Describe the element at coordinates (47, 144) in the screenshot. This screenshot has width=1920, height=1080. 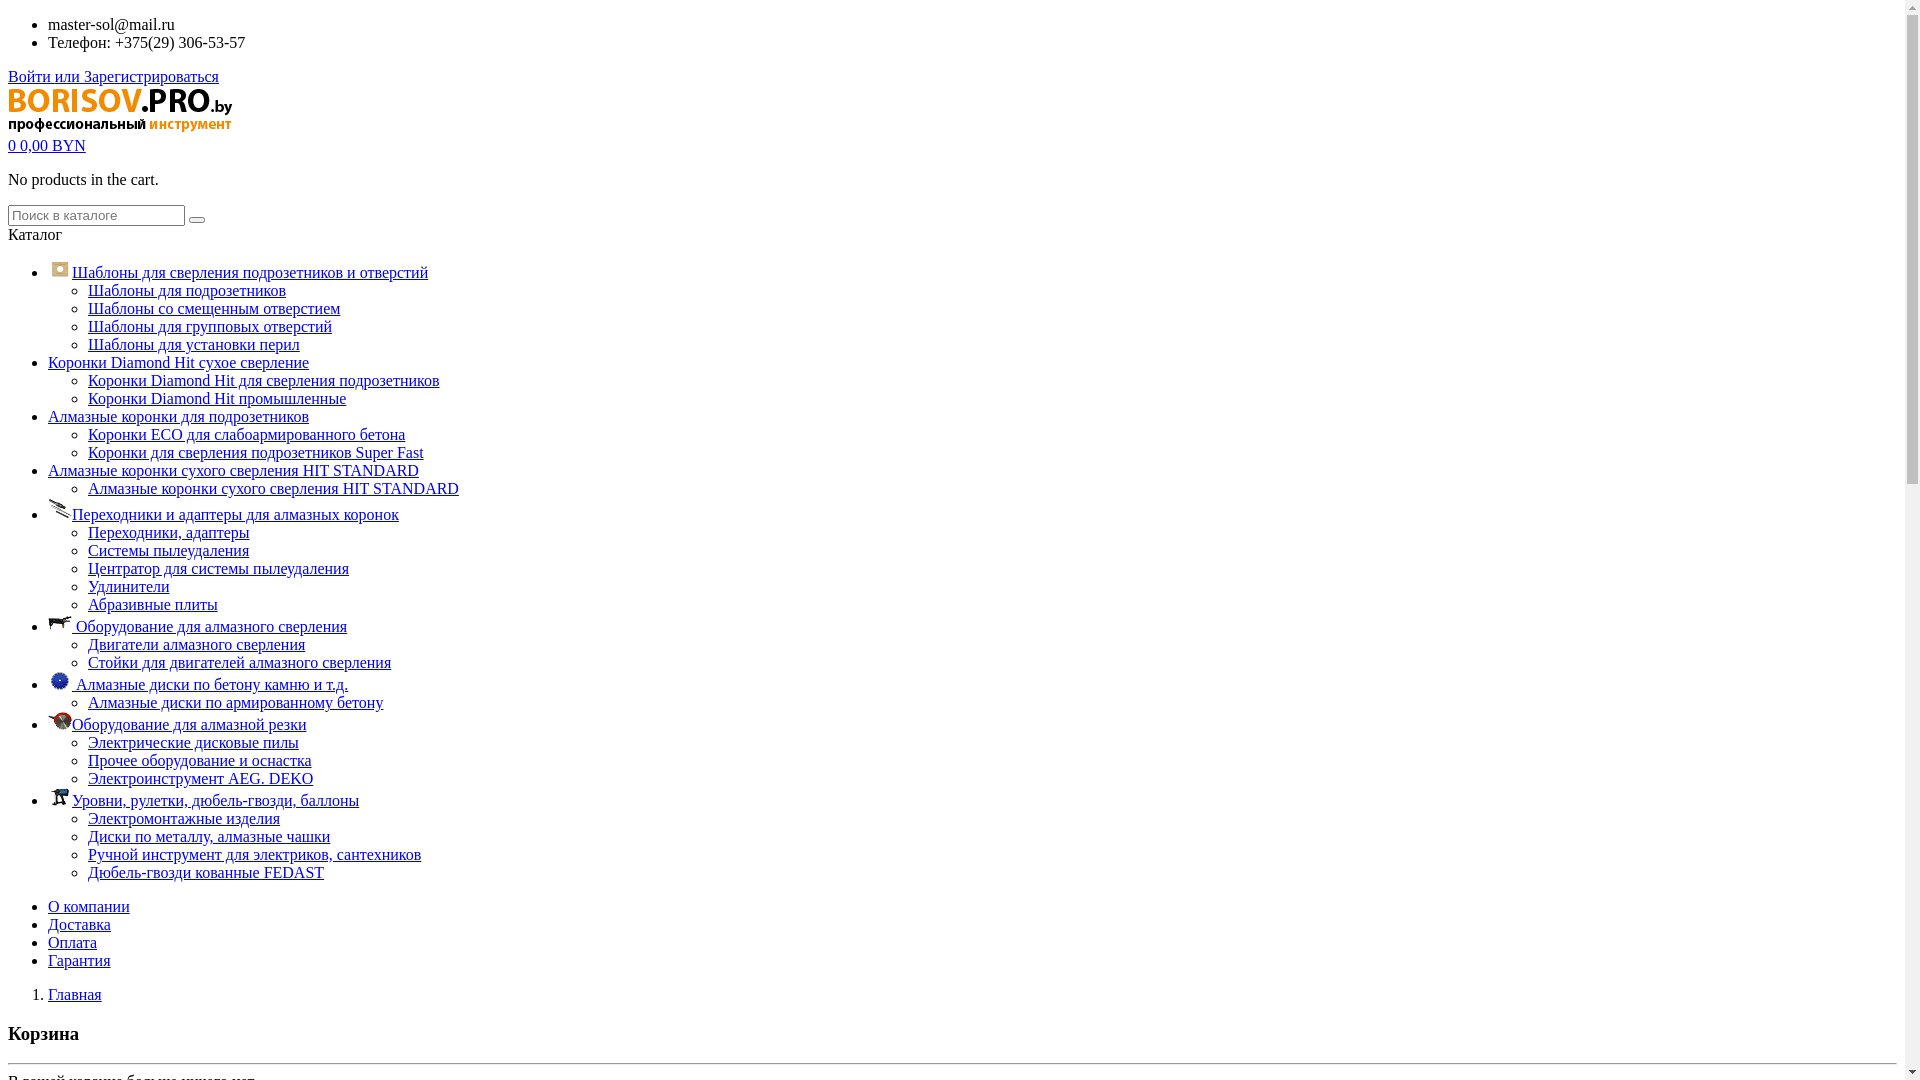
I see `'0 0,00 BYN'` at that location.